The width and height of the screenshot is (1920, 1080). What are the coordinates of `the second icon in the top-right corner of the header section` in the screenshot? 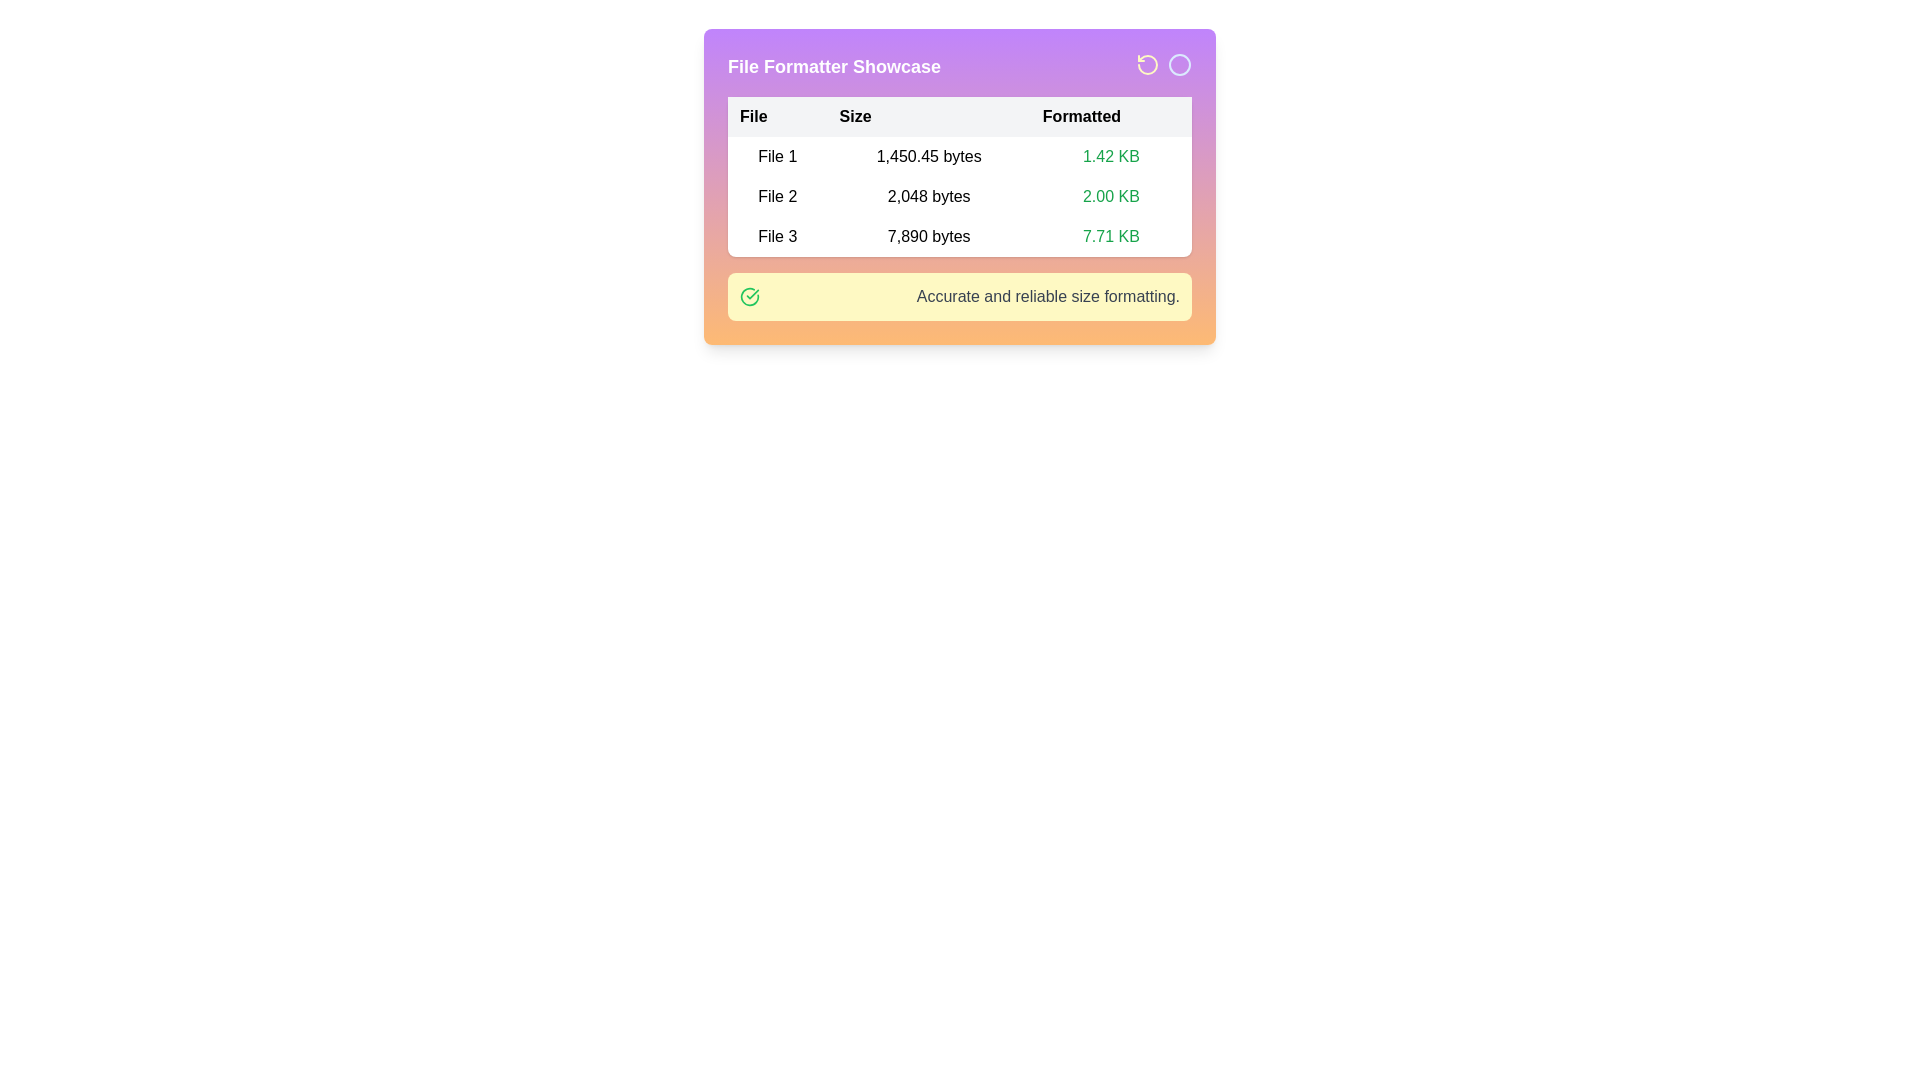 It's located at (1180, 64).